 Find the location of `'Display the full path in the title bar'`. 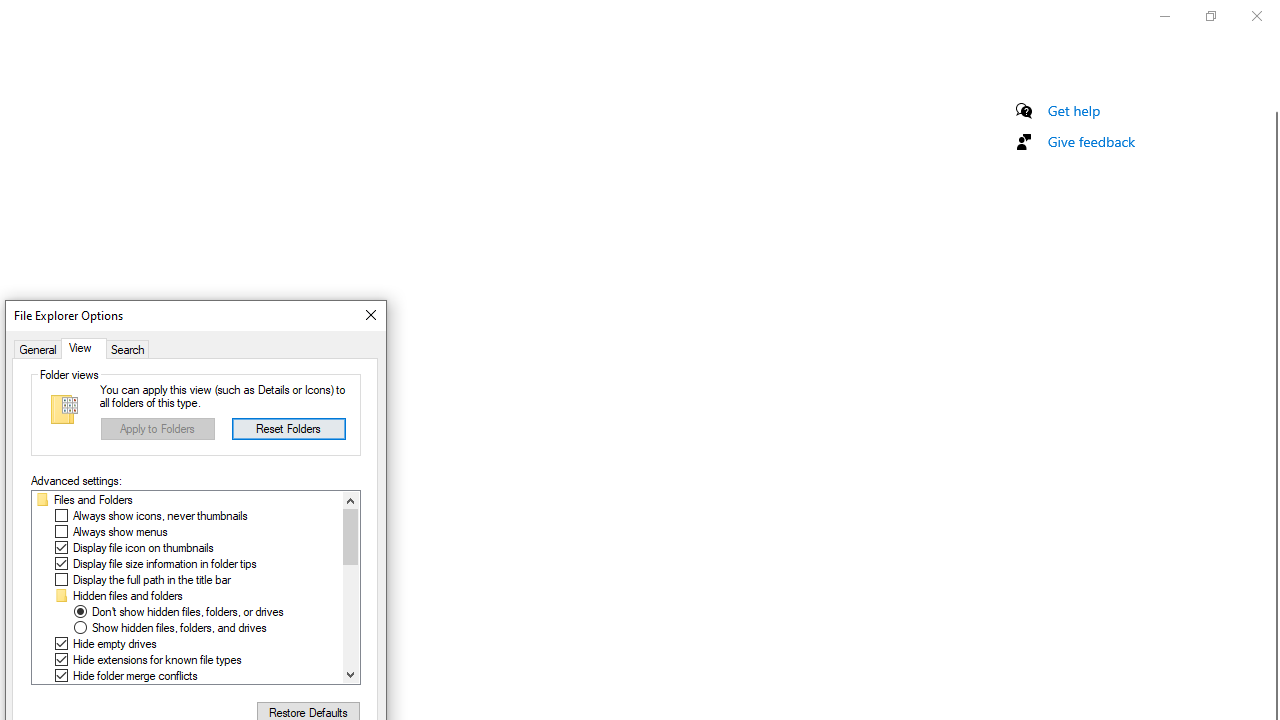

'Display the full path in the title bar' is located at coordinates (150, 579).